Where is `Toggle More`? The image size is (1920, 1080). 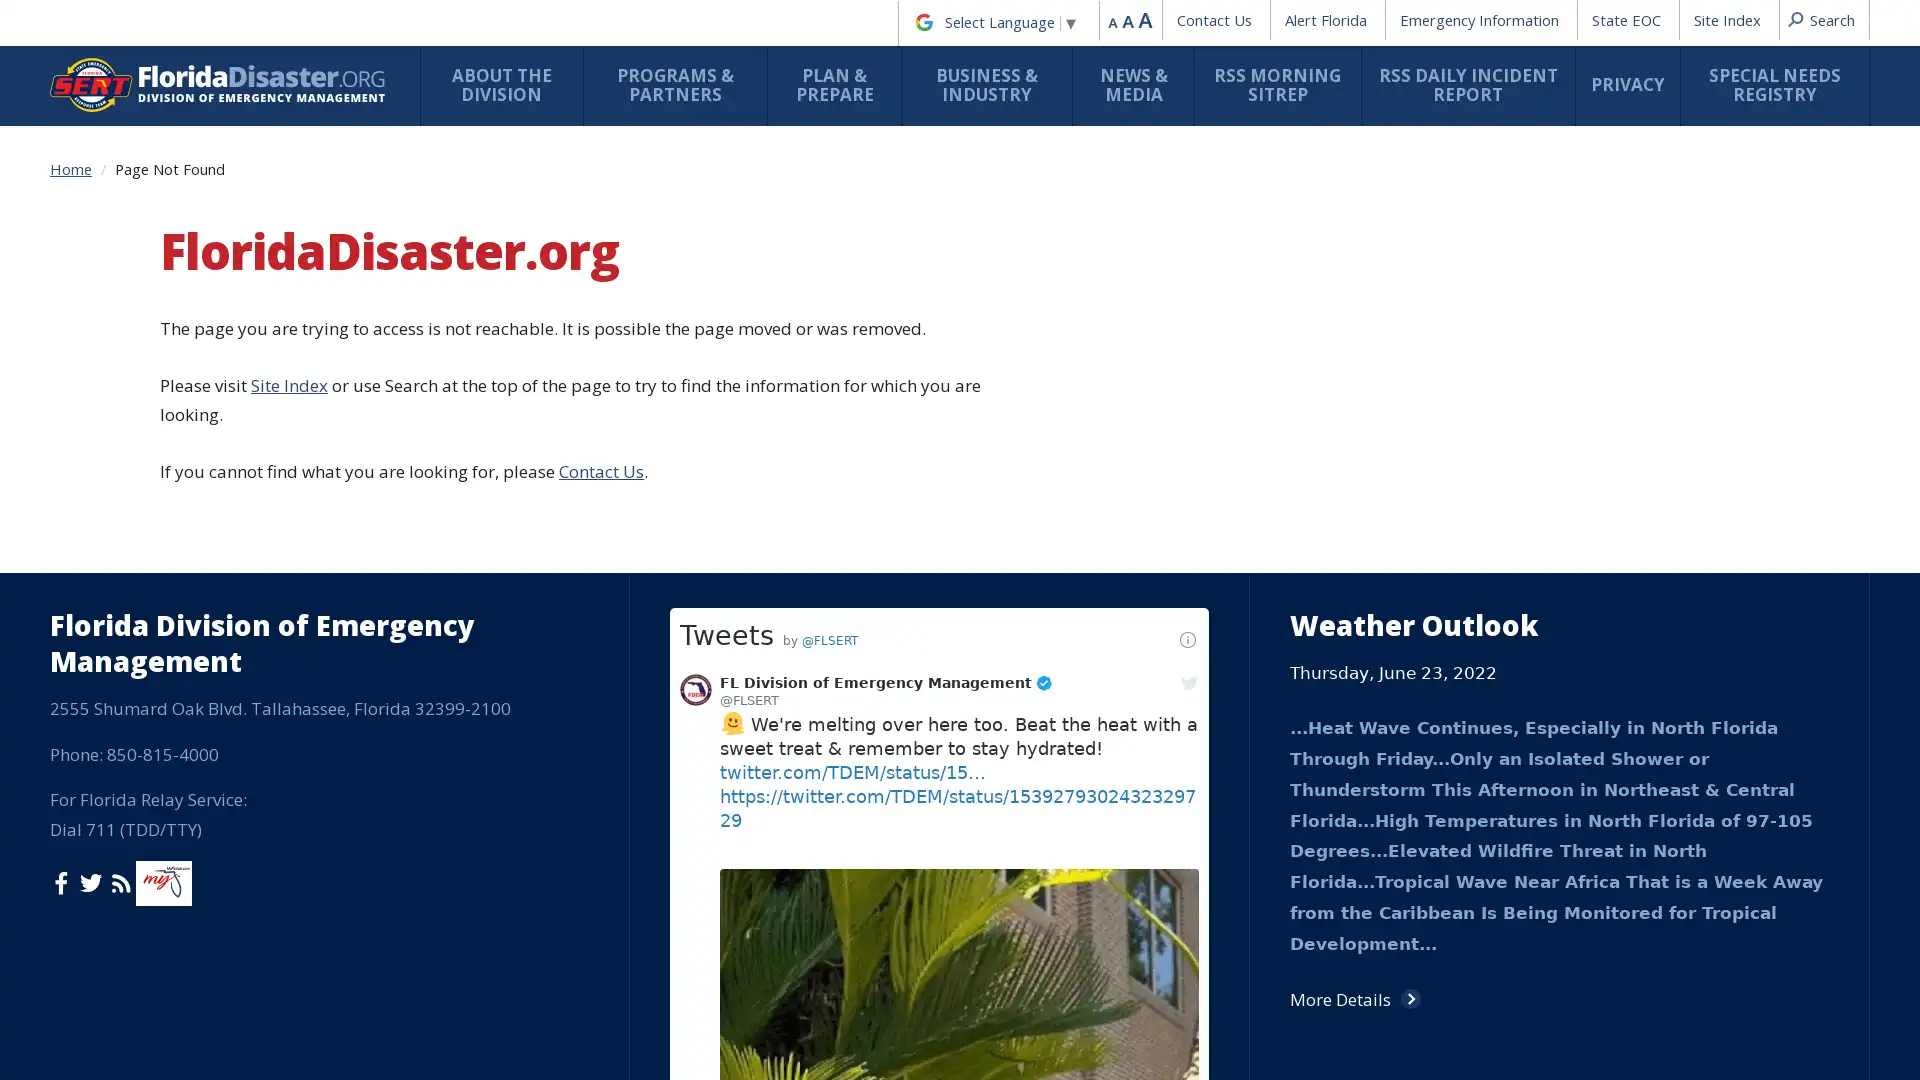
Toggle More is located at coordinates (600, 152).